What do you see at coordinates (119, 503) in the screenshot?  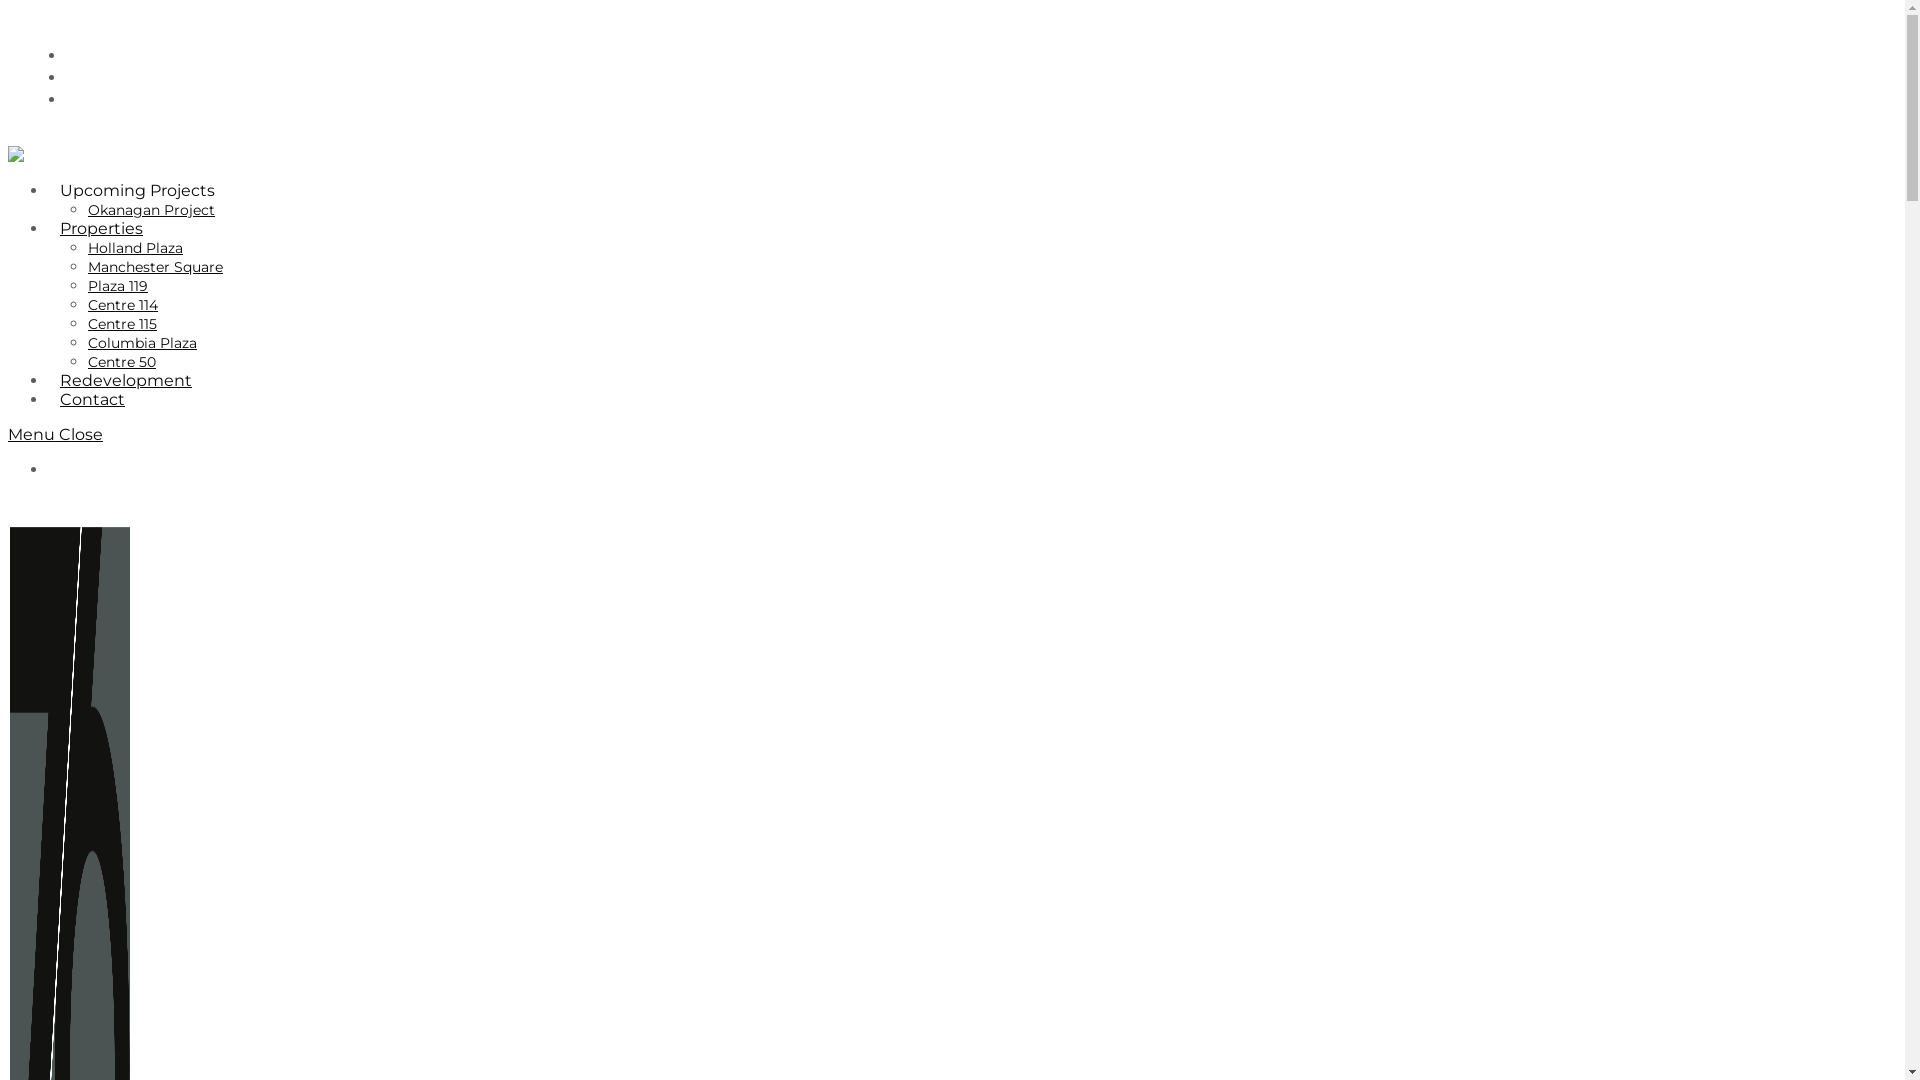 I see `'Leasing/Sales Opportunities'` at bounding box center [119, 503].